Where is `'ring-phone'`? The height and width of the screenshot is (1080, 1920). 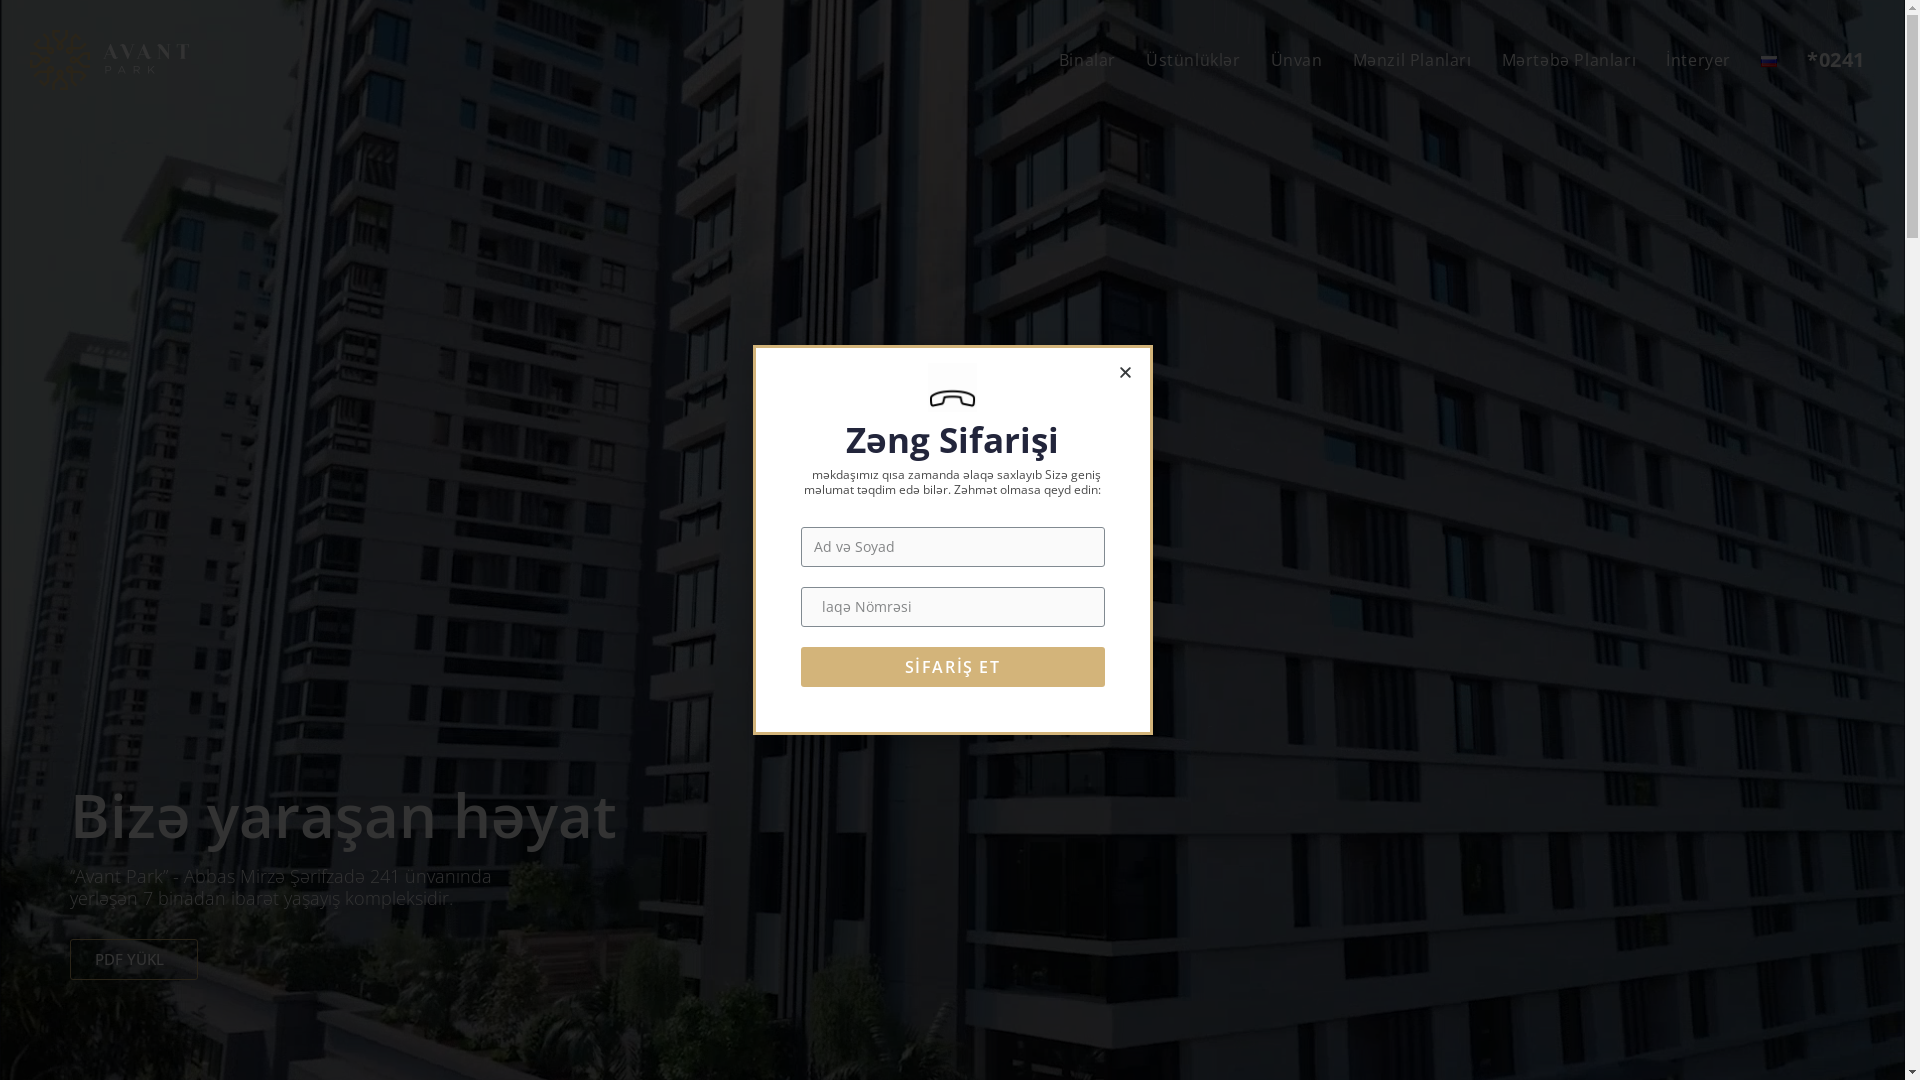
'ring-phone' is located at coordinates (951, 387).